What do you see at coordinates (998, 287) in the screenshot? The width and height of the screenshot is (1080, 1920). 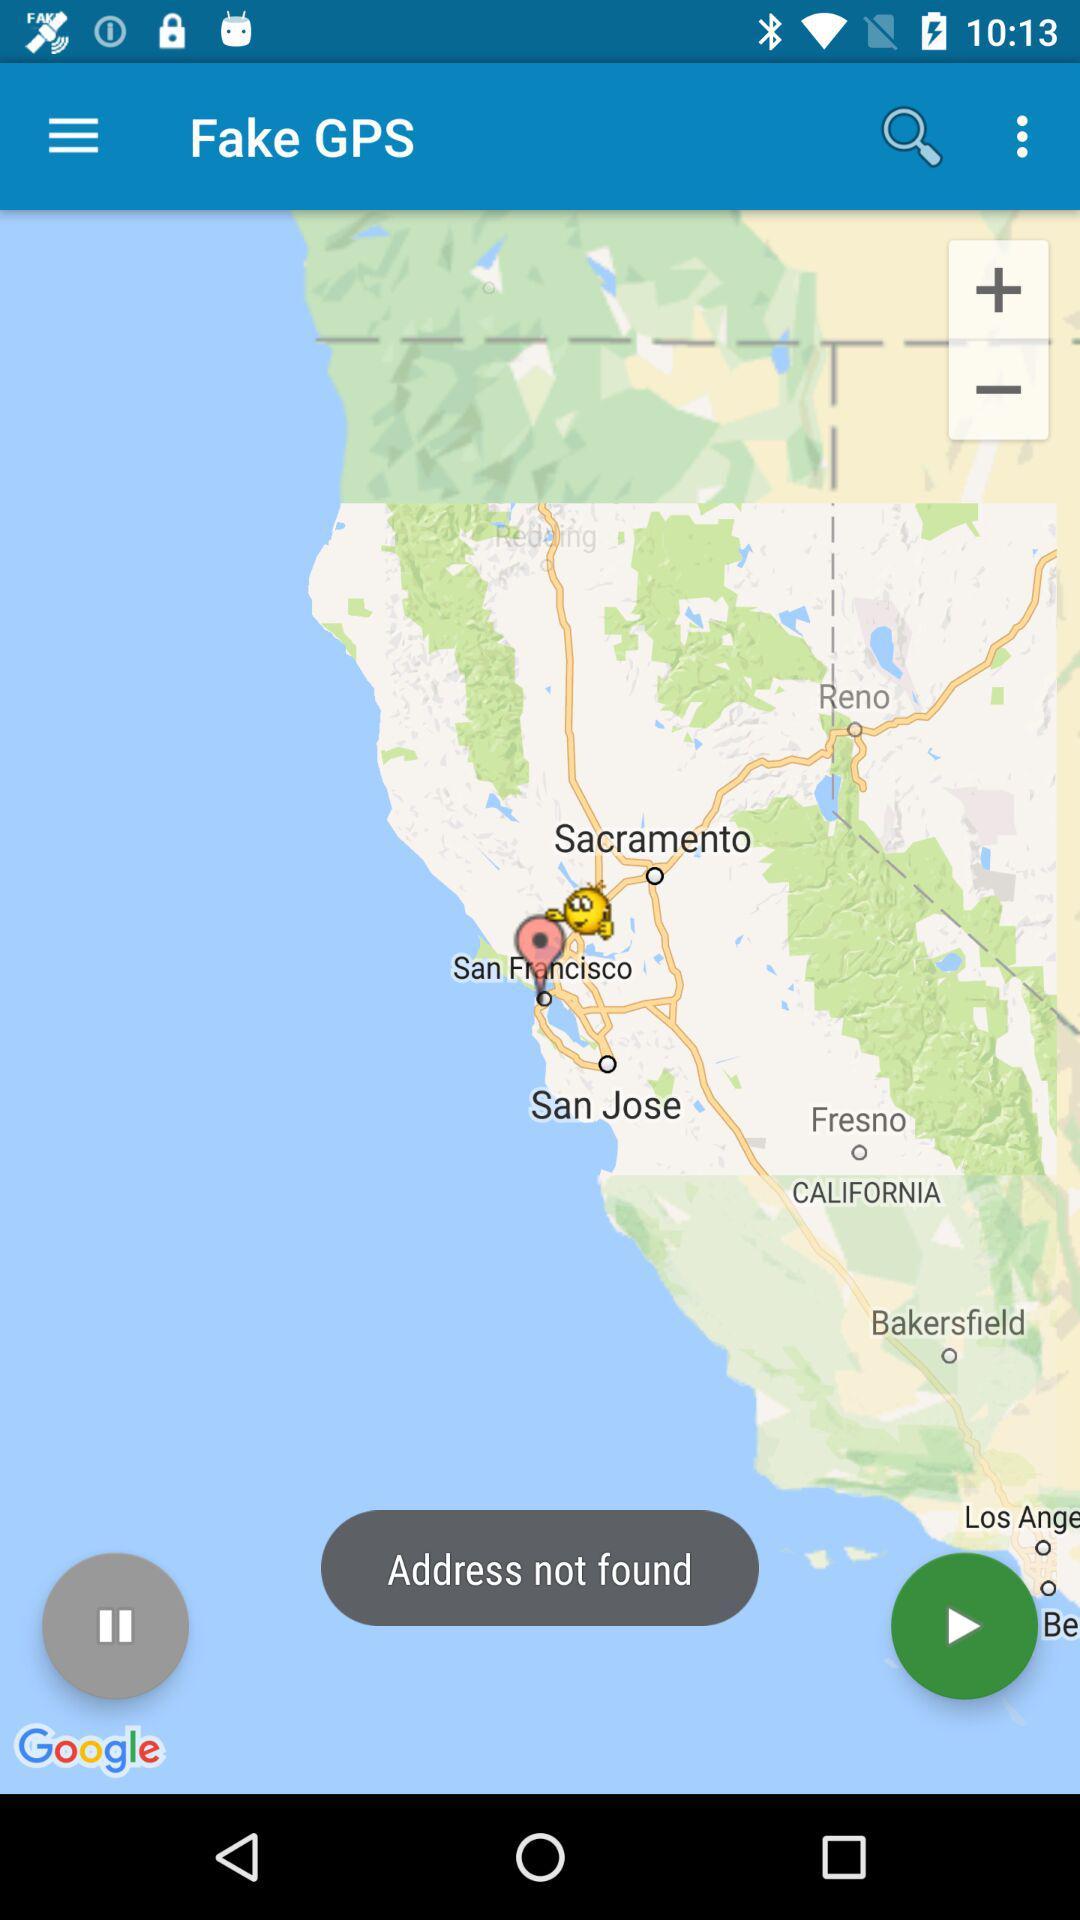 I see `the add icon` at bounding box center [998, 287].